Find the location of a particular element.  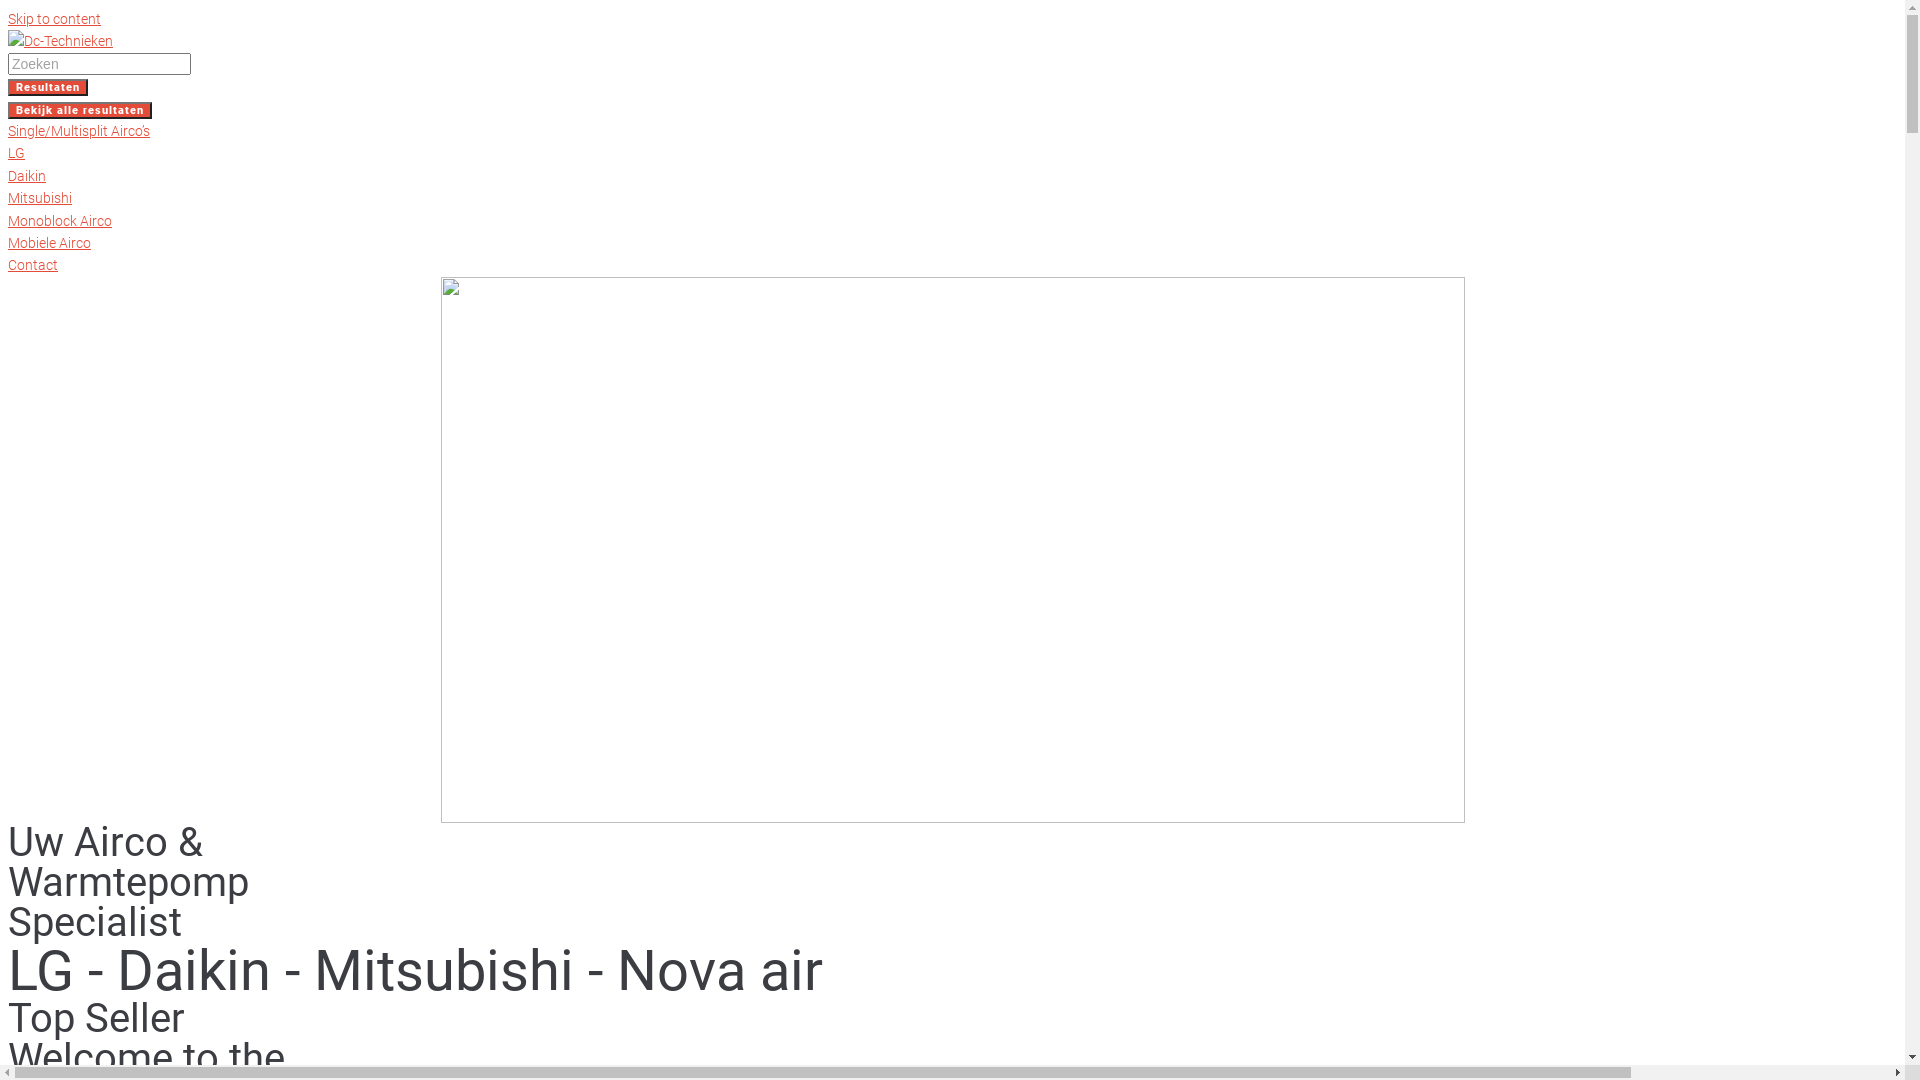

'Contact' is located at coordinates (33, 264).